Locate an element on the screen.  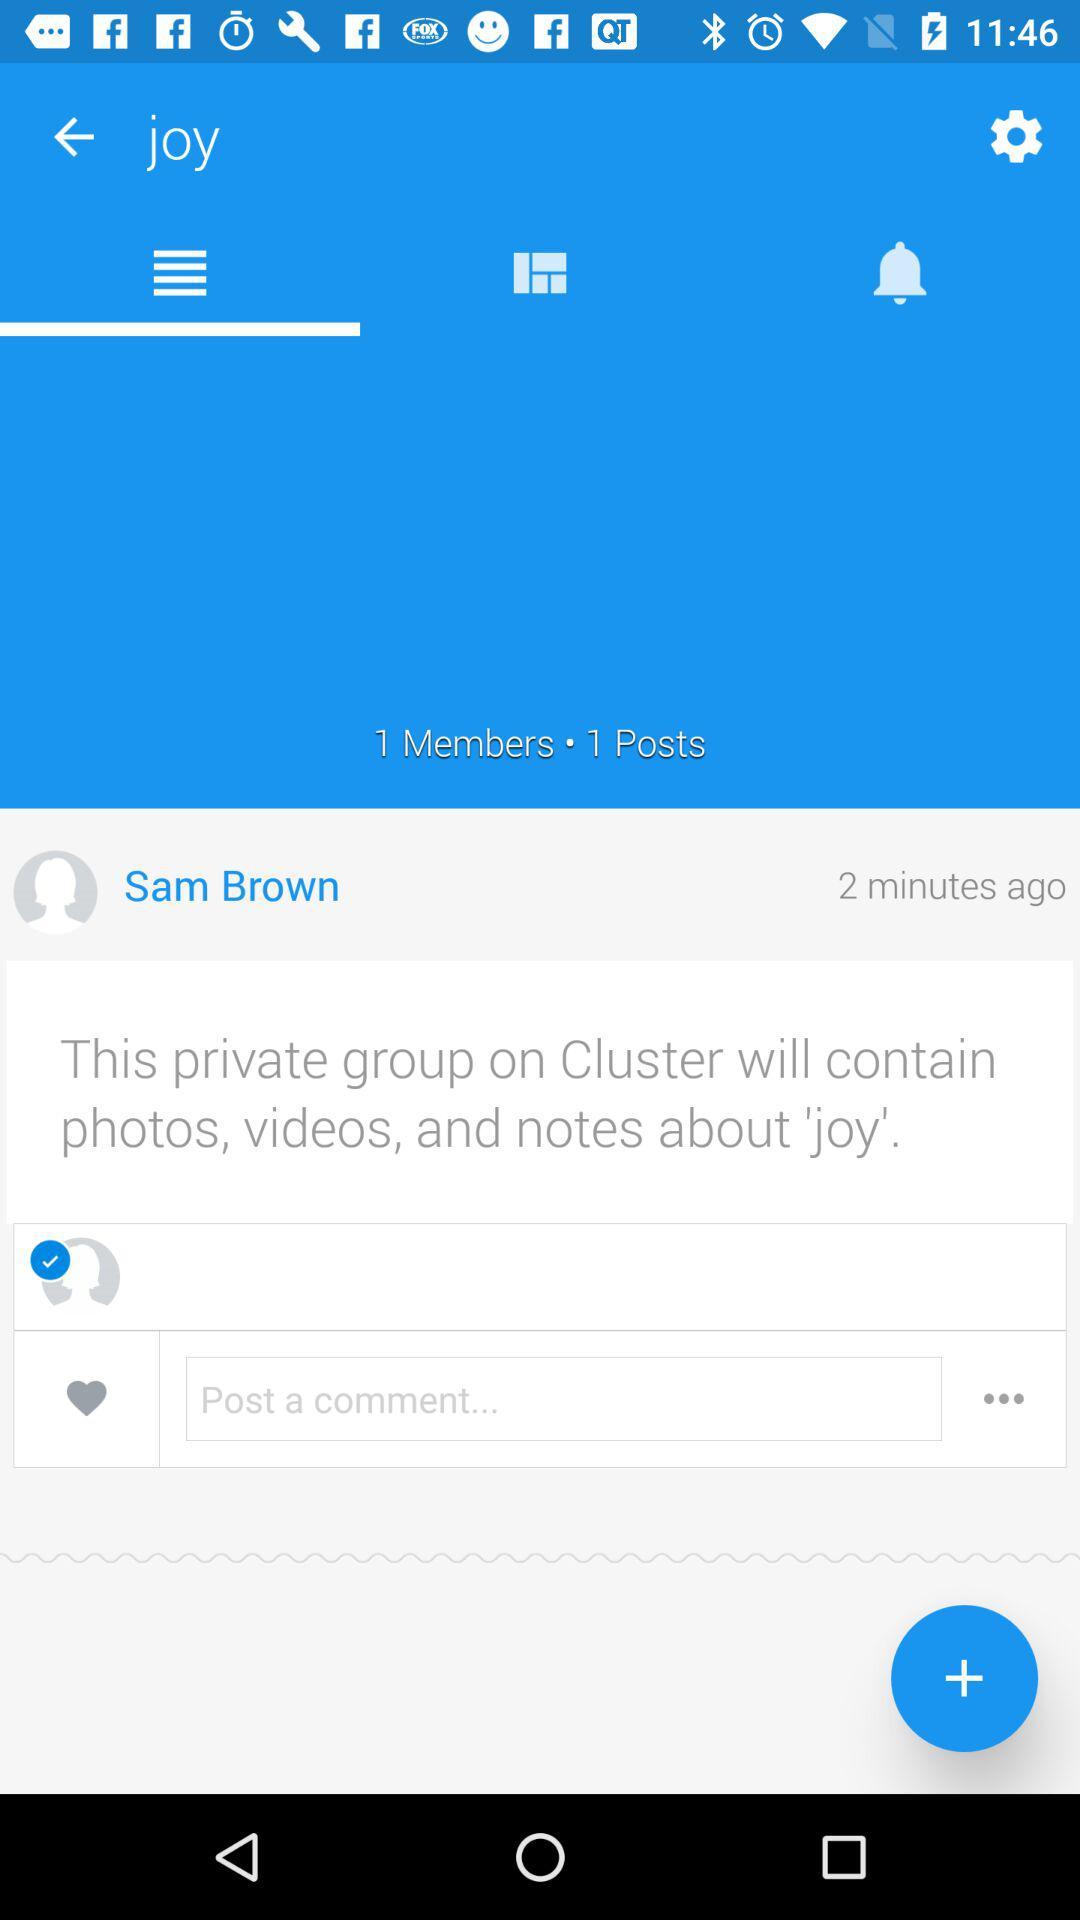
rating is located at coordinates (85, 1397).